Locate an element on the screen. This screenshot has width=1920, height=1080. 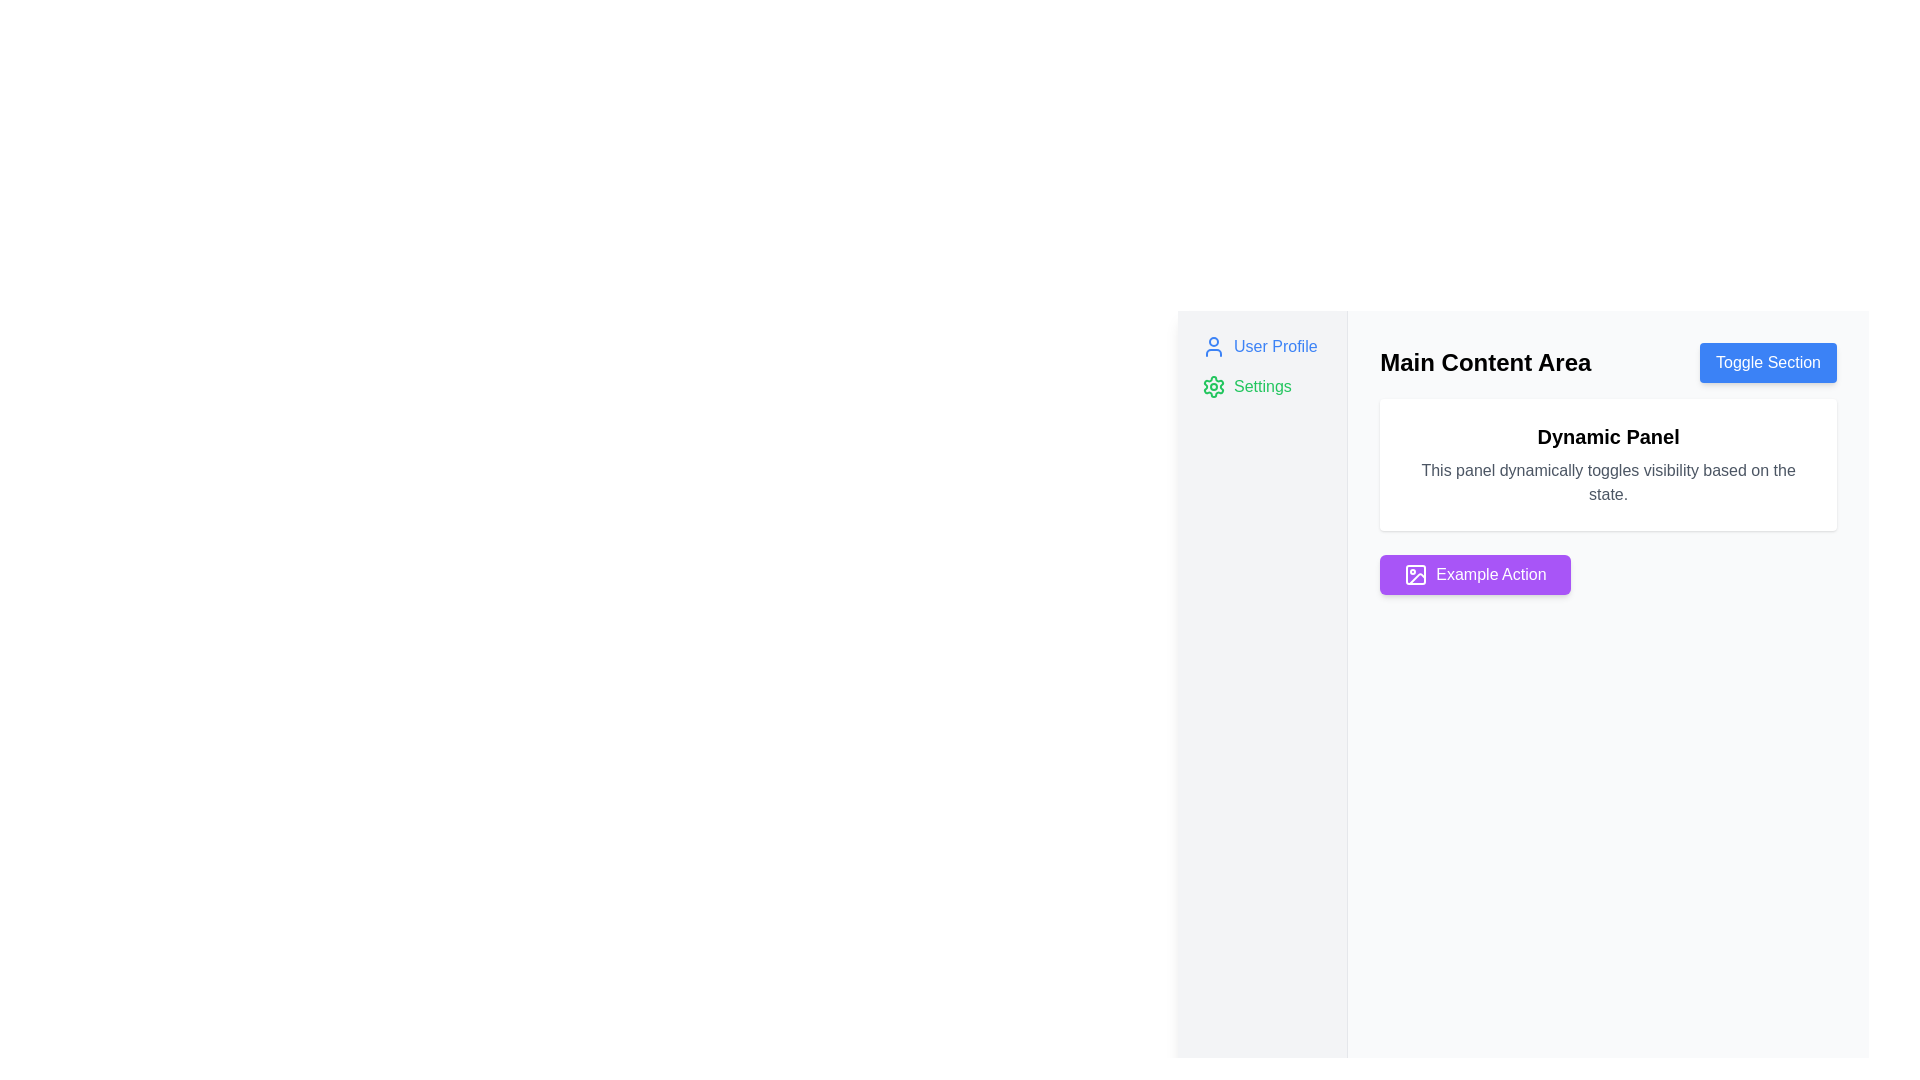
text from the bold heading labeled 'Dynamic Panel' located within the white card in the 'Main Content Area' is located at coordinates (1608, 435).